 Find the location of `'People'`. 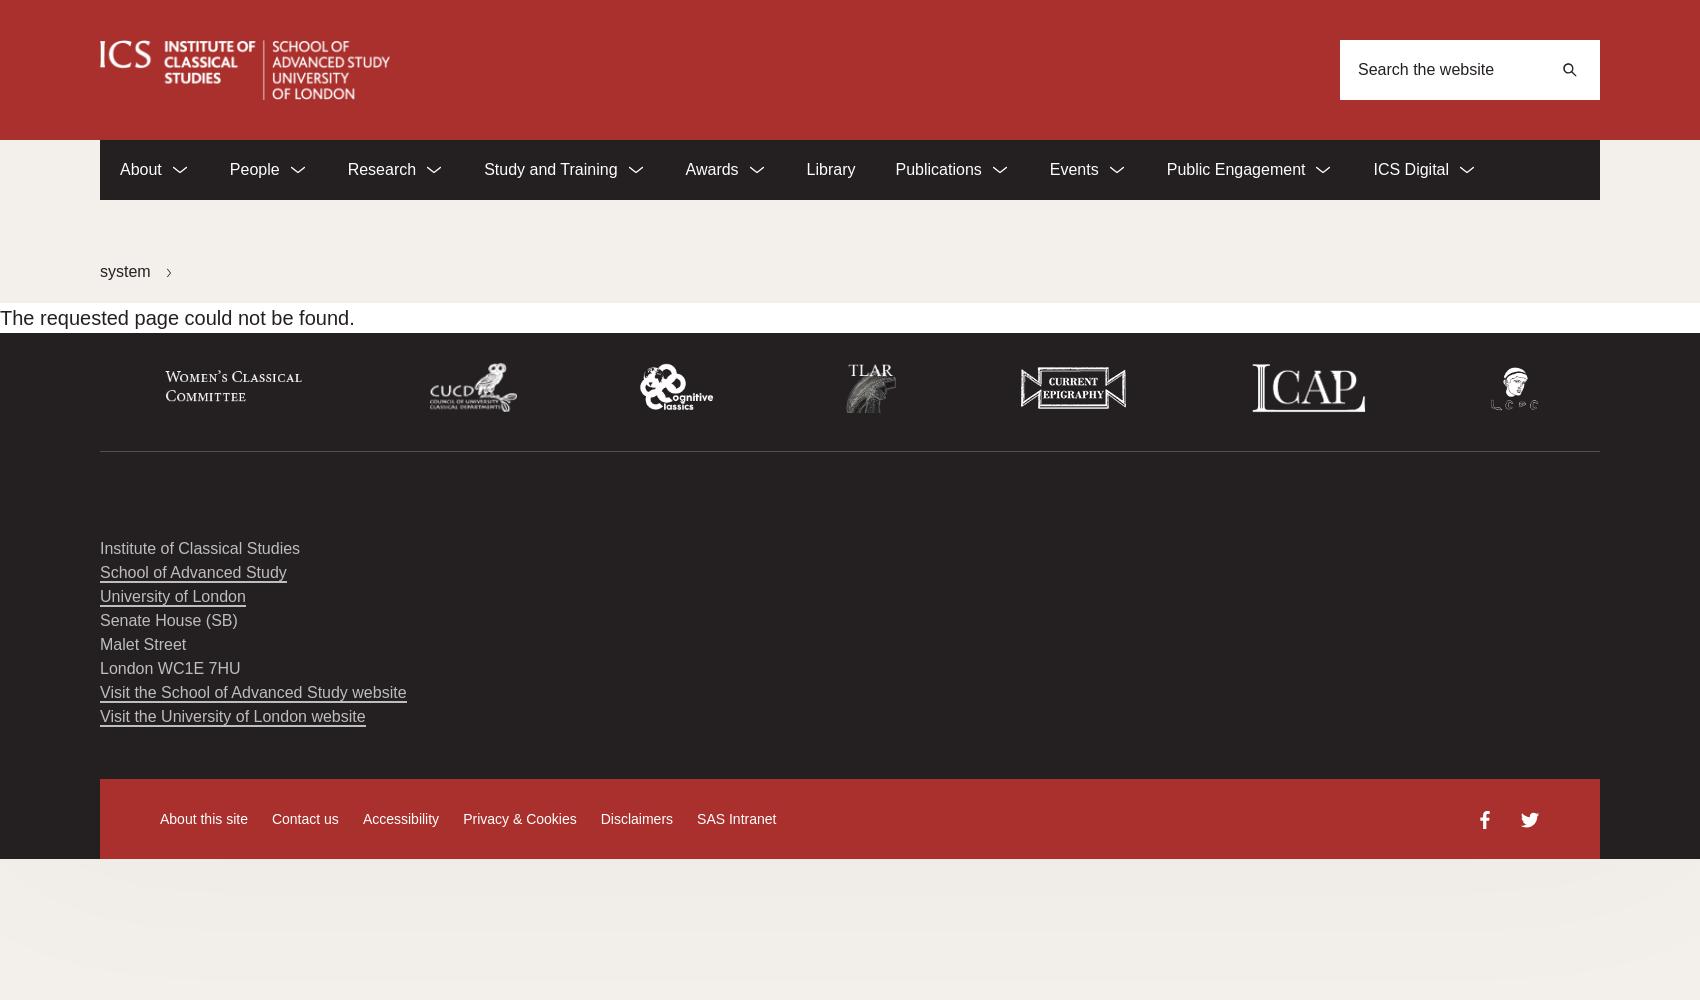

'People' is located at coordinates (228, 169).